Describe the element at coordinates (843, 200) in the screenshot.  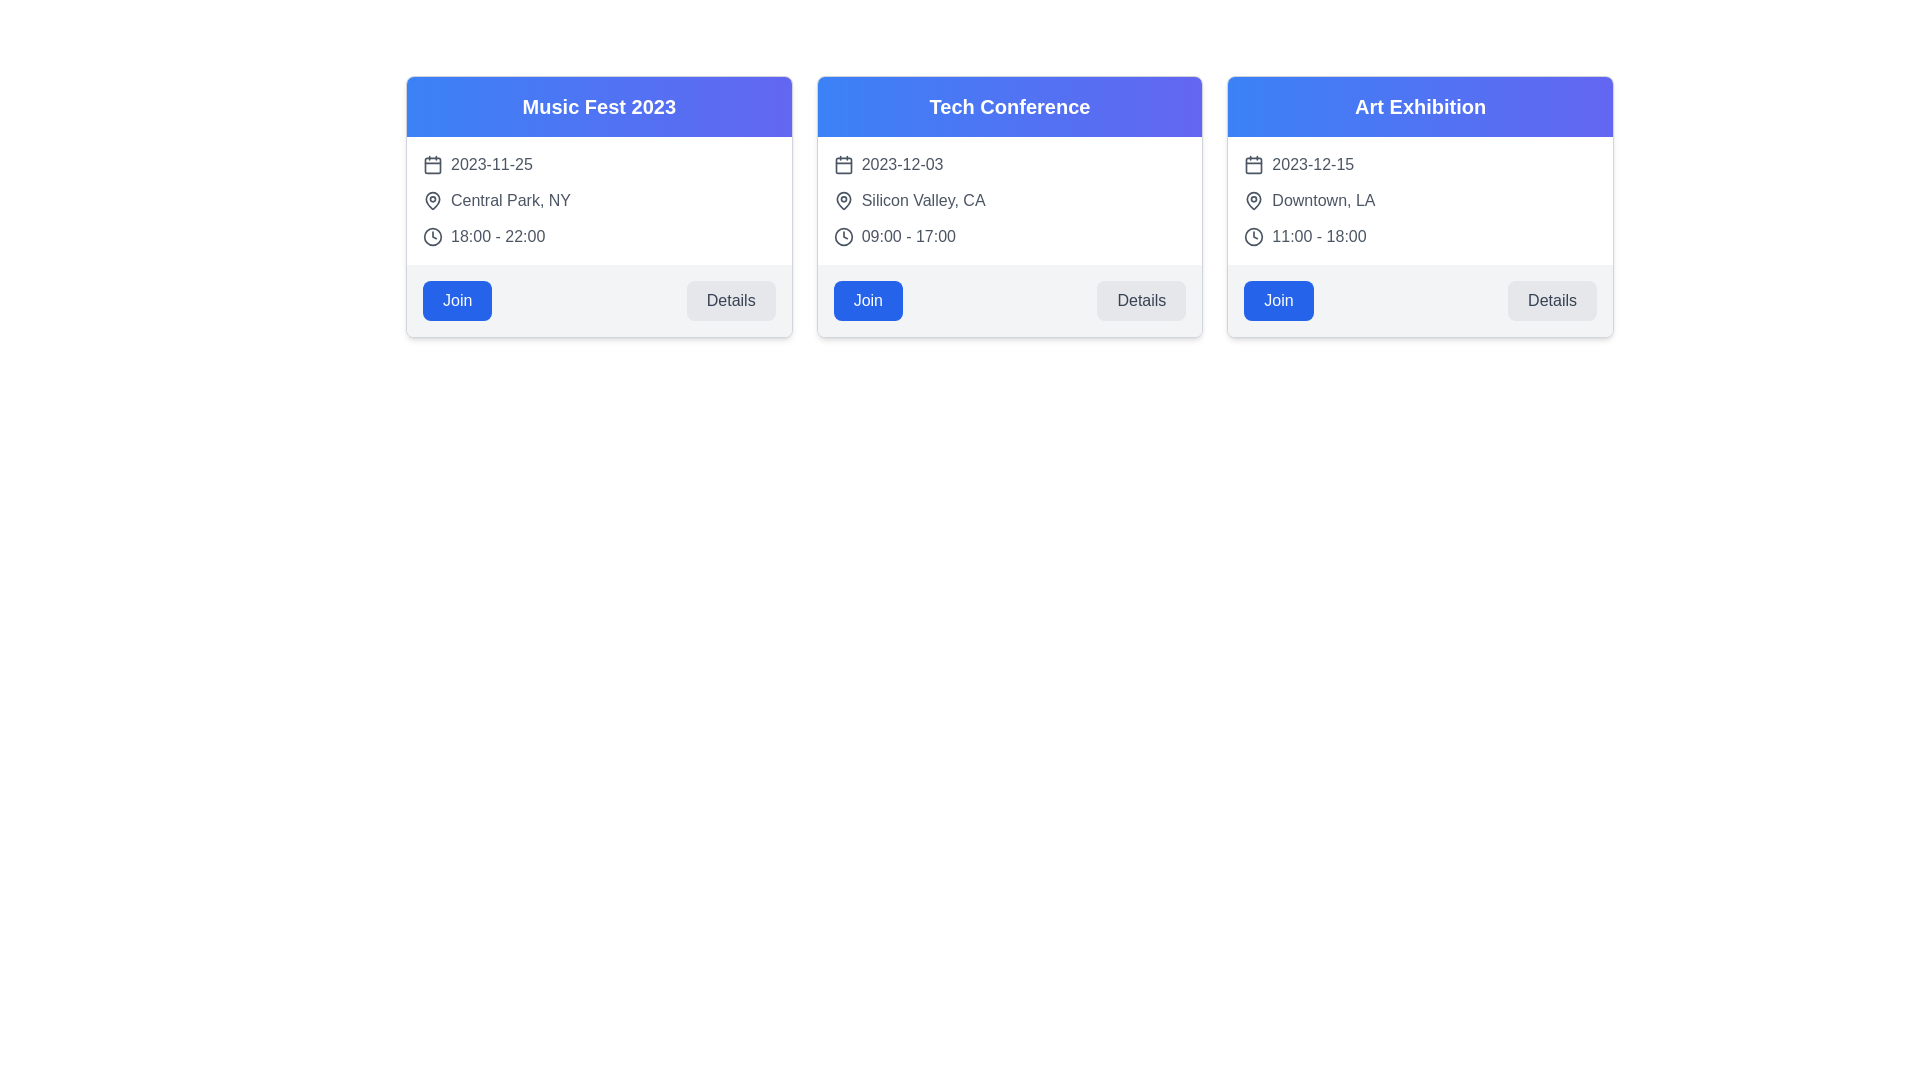
I see `the map pin icon located in the second card labeled 'Tech Conference', which is positioned to the left of the text 'Silicon Valley, CA' and directly below the date '2023-12-03'` at that location.